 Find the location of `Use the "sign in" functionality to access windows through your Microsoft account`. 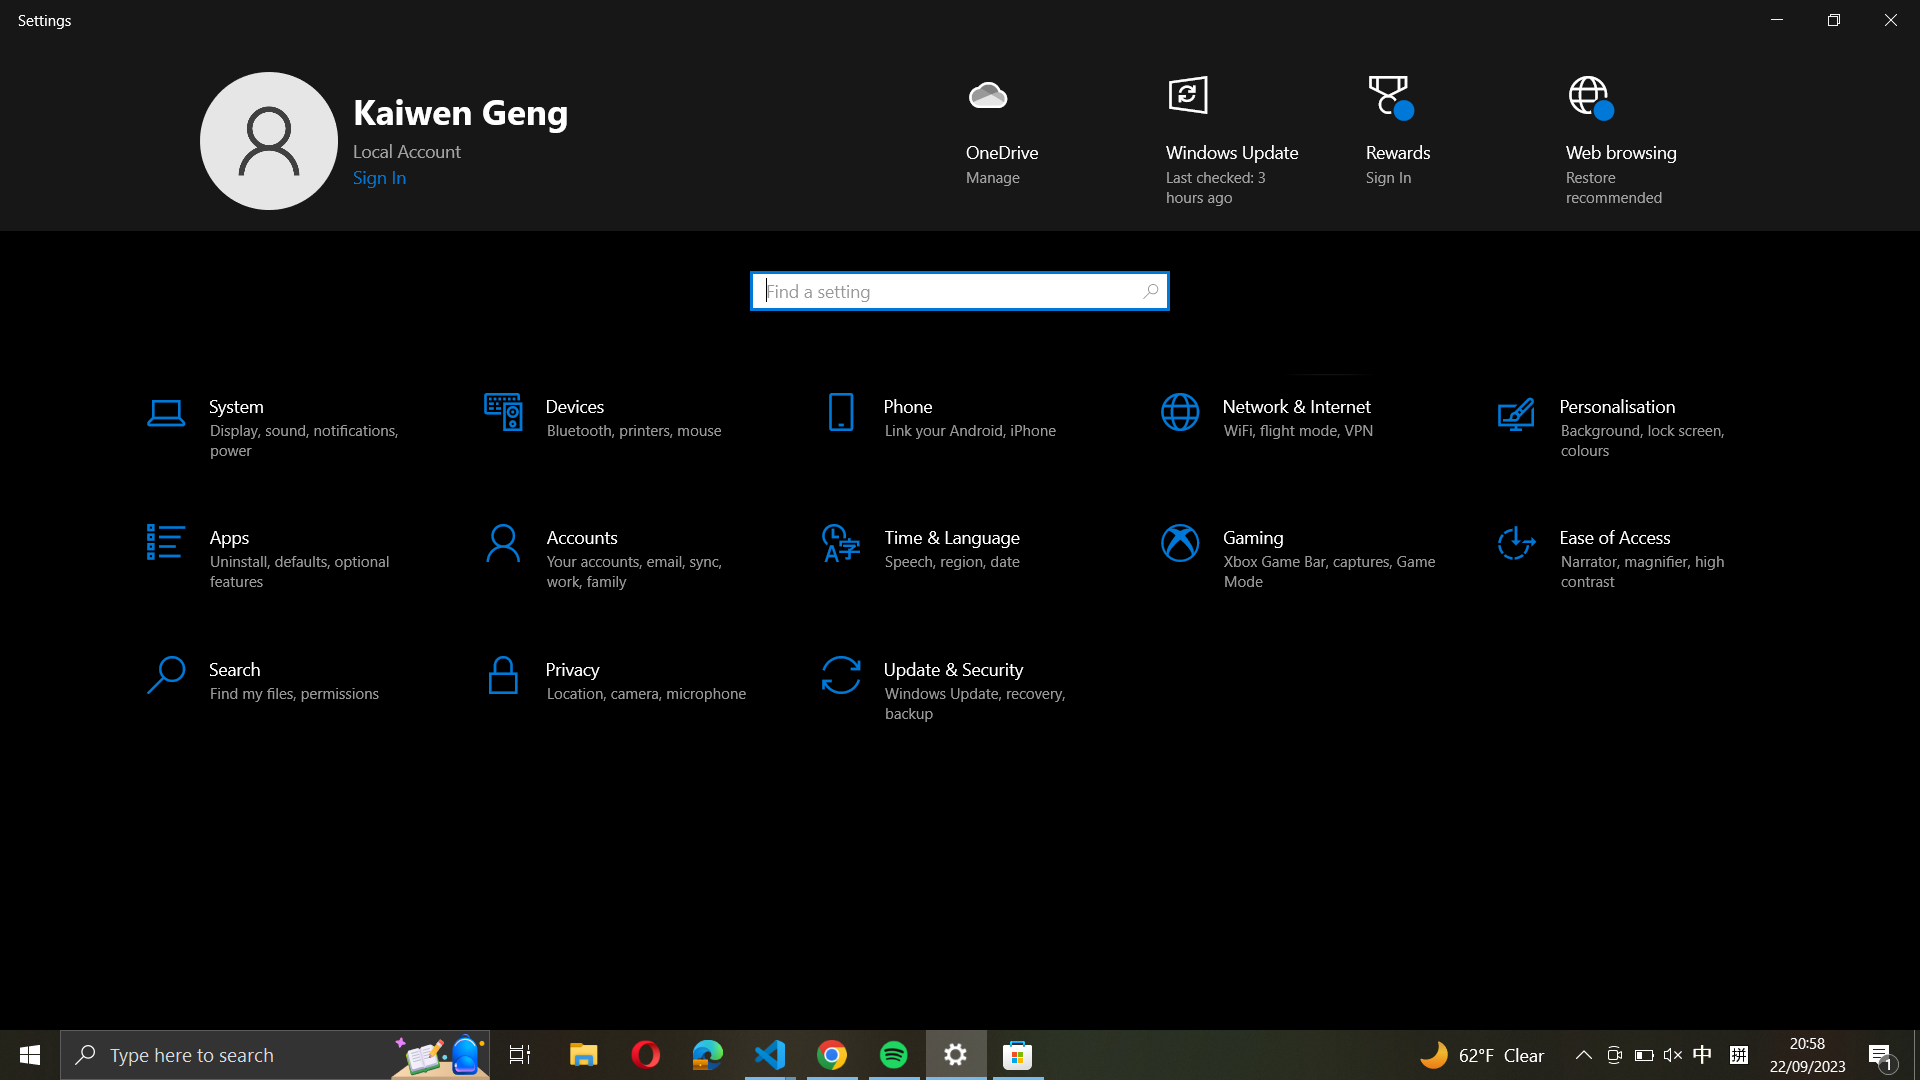

Use the "sign in" functionality to access windows through your Microsoft account is located at coordinates (382, 176).